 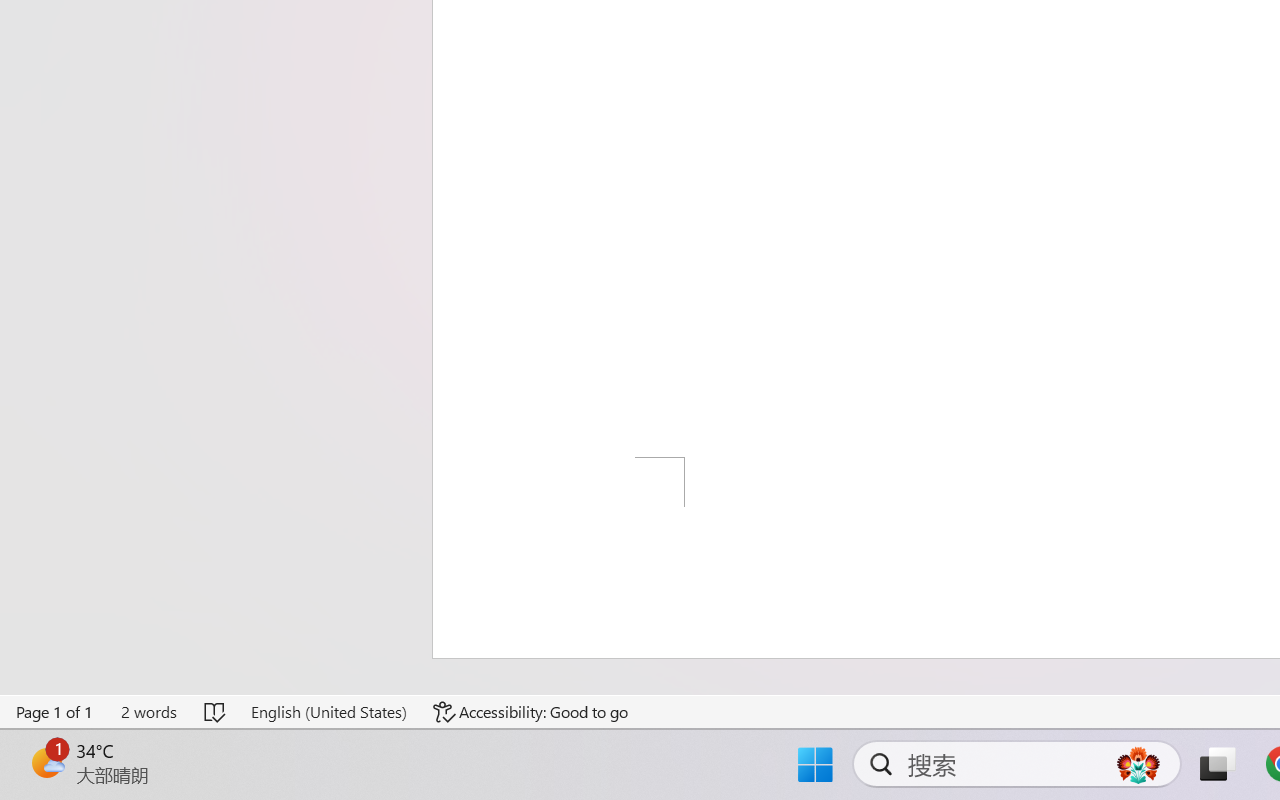 I want to click on 'AutomationID: DynamicSearchBoxGleamImage', so click(x=1138, y=764).